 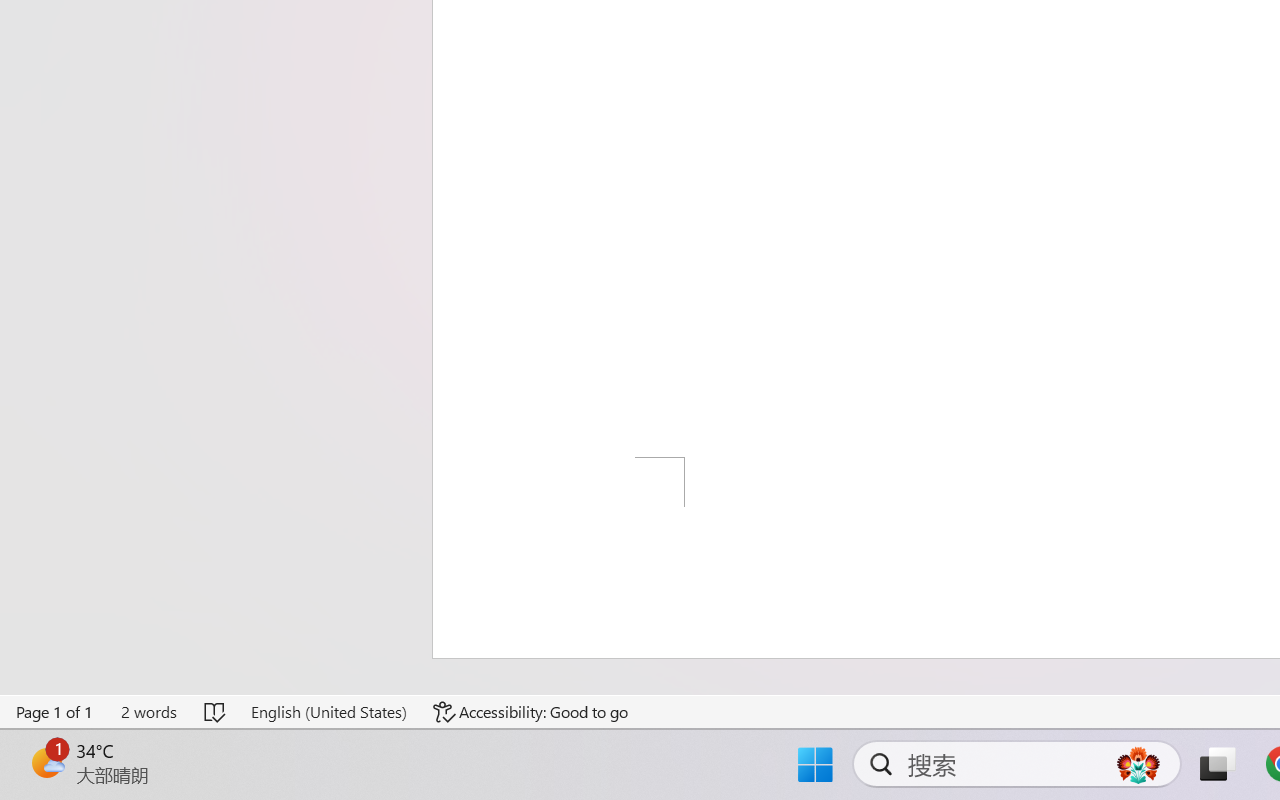 I want to click on 'AutomationID: DynamicSearchBoxGleamImage', so click(x=1138, y=764).